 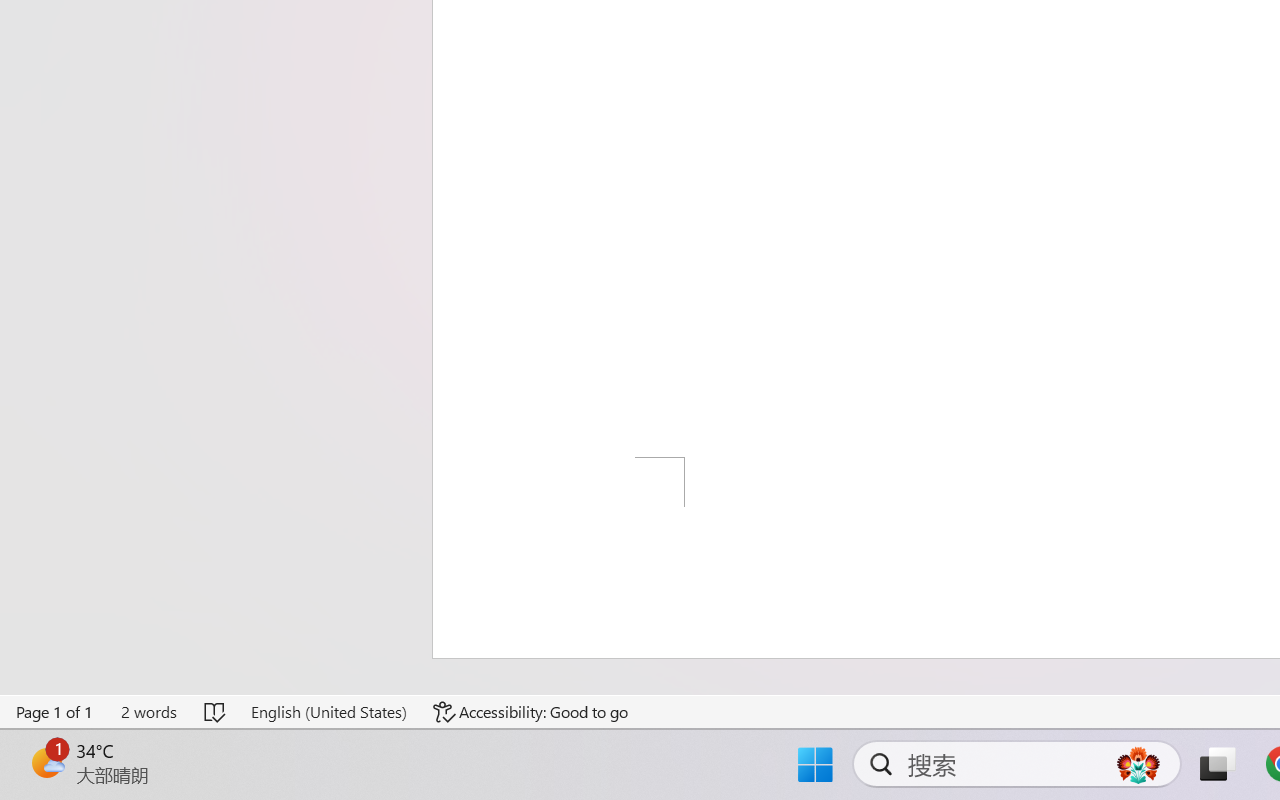 I want to click on 'AutomationID: DynamicSearchBoxGleamImage', so click(x=1138, y=764).